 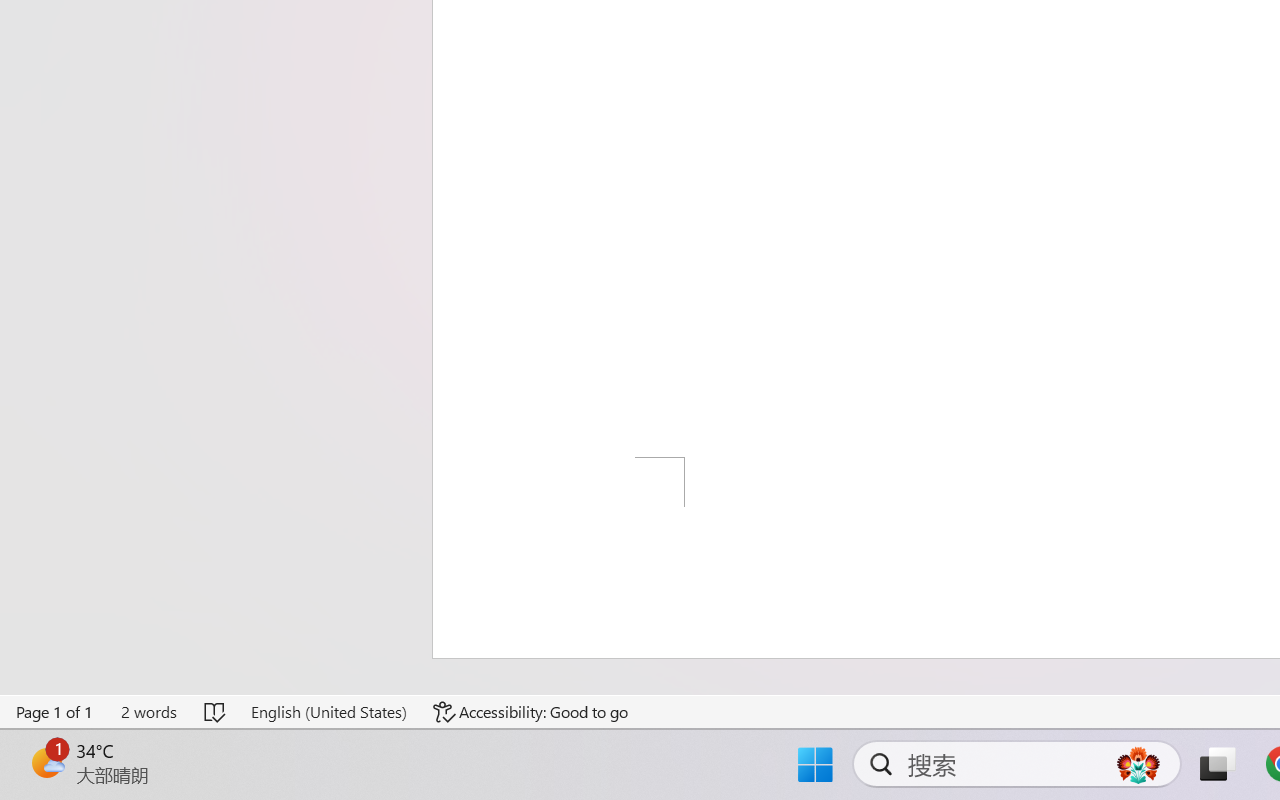 I want to click on 'AutomationID: DynamicSearchBoxGleamImage', so click(x=1138, y=764).